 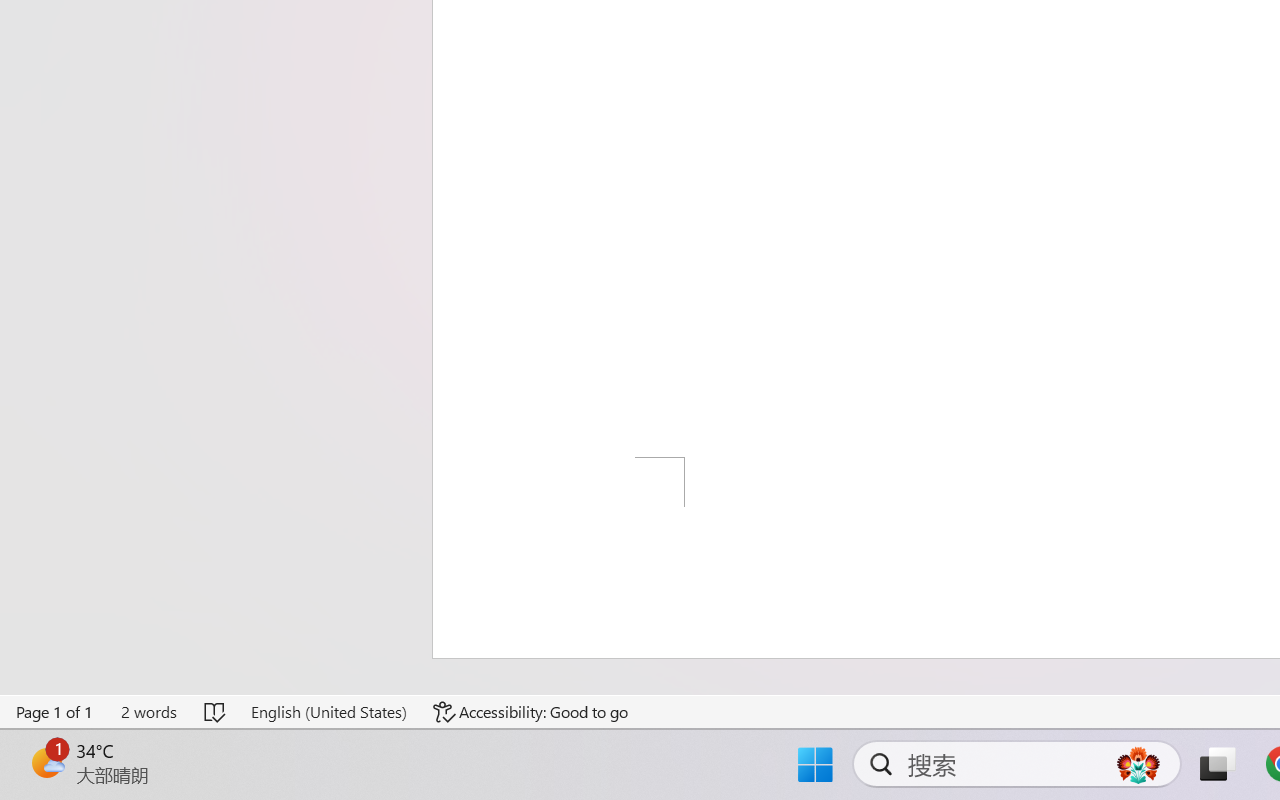 I want to click on 'AutomationID: DynamicSearchBoxGleamImage', so click(x=1138, y=764).